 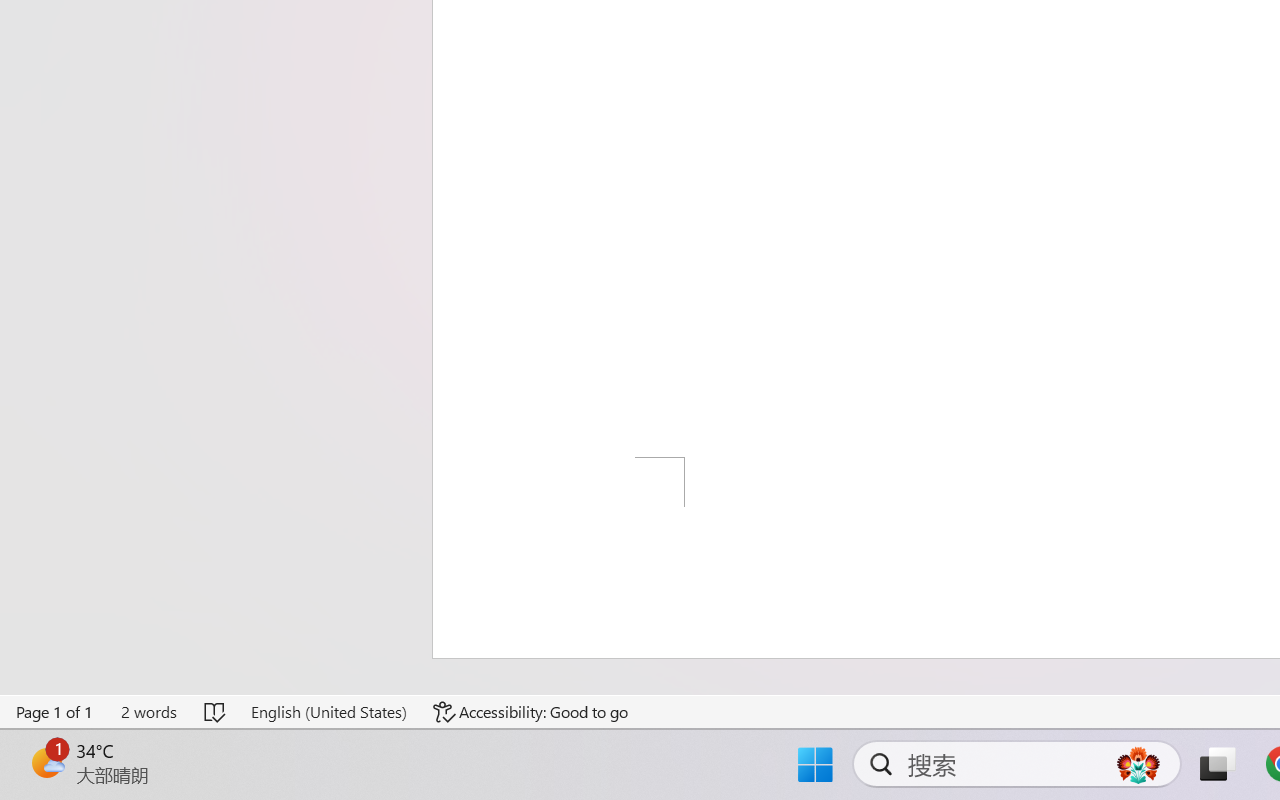 I want to click on 'AutomationID: DynamicSearchBoxGleamImage', so click(x=1138, y=764).